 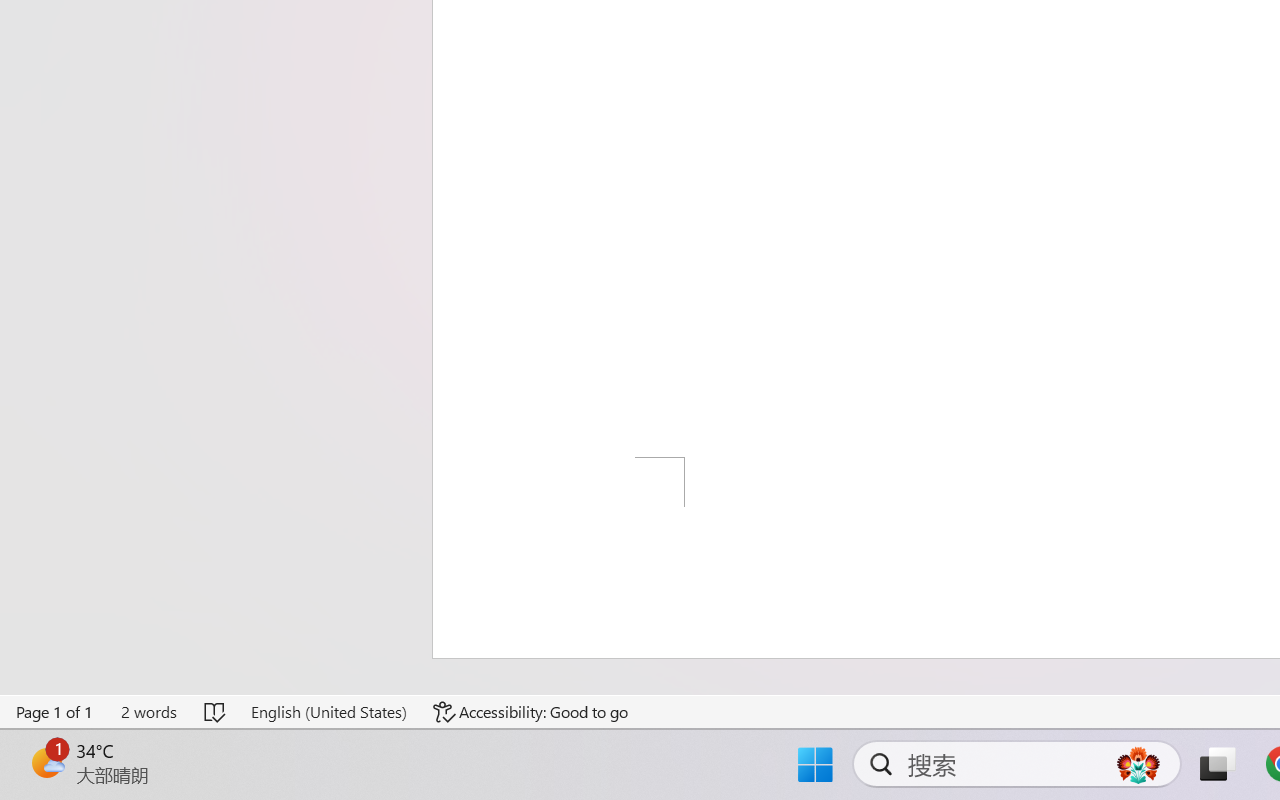 I want to click on 'AutomationID: DynamicSearchBoxGleamImage', so click(x=1138, y=764).